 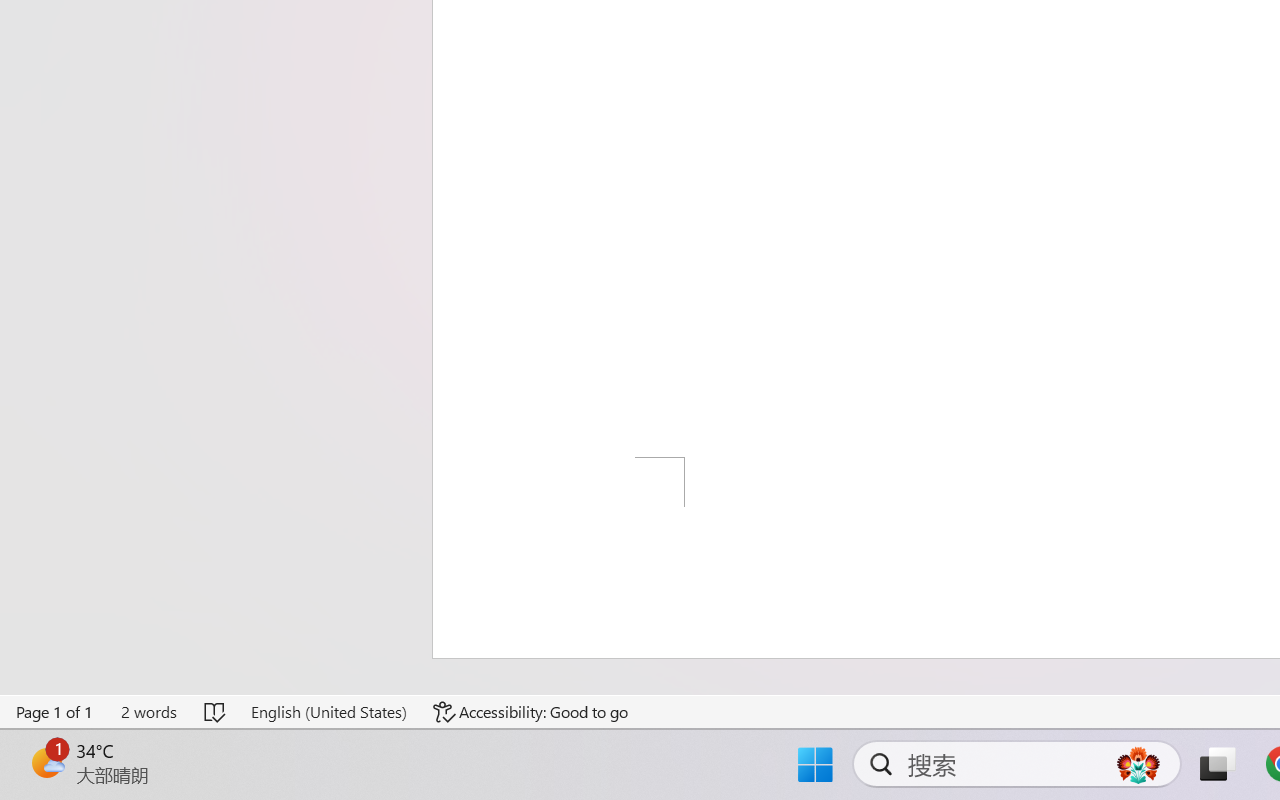 I want to click on 'AutomationID: DynamicSearchBoxGleamImage', so click(x=1138, y=764).